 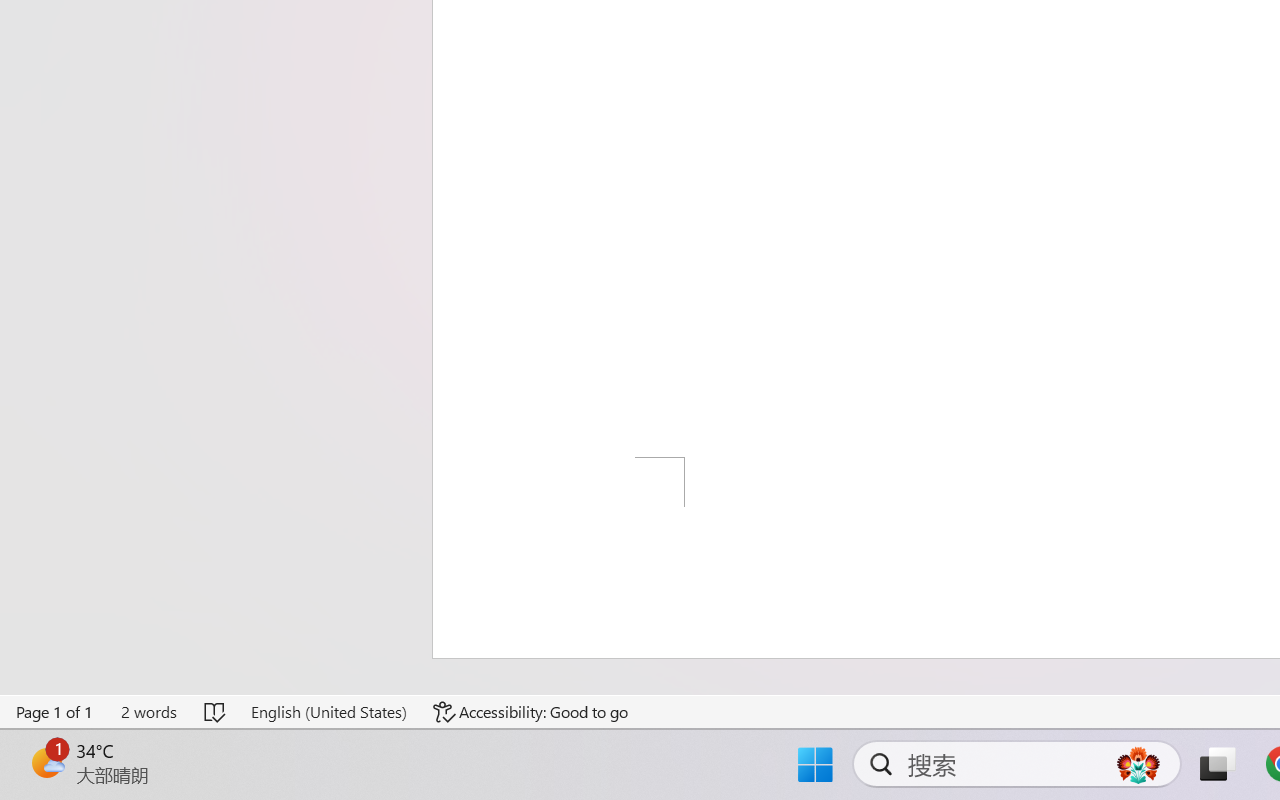 I want to click on 'AutomationID: DynamicSearchBoxGleamImage', so click(x=1138, y=764).